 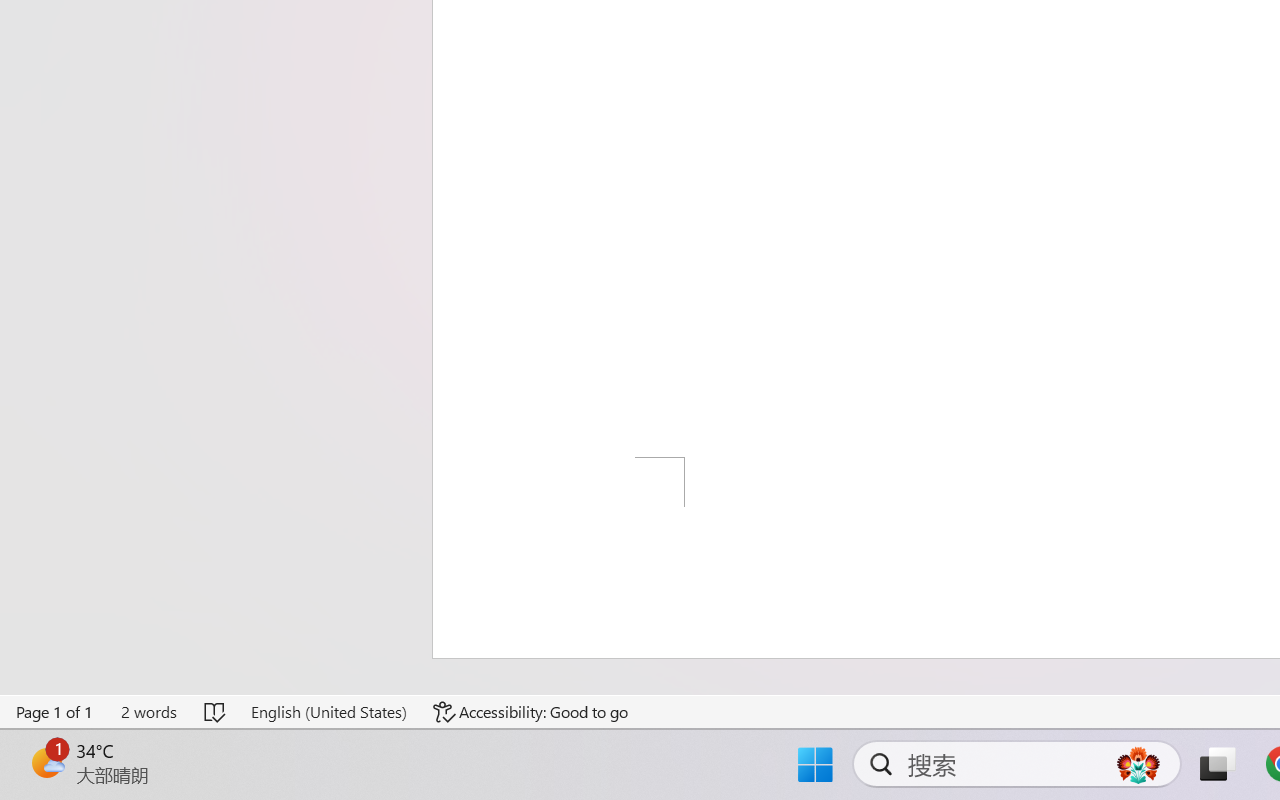 I want to click on 'AutomationID: DynamicSearchBoxGleamImage', so click(x=1138, y=764).